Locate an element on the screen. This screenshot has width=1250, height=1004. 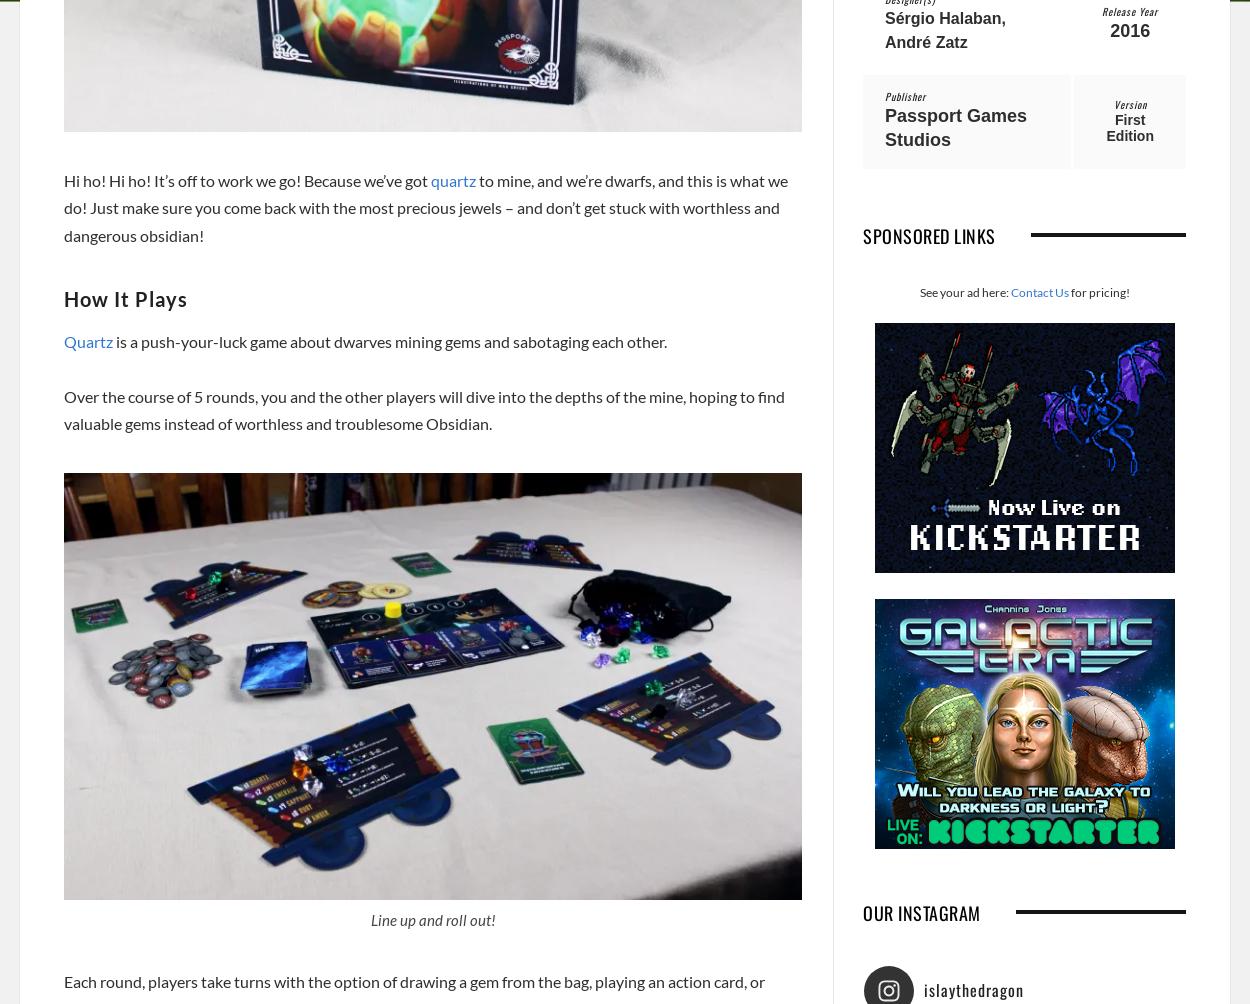
'How It Plays' is located at coordinates (126, 297).